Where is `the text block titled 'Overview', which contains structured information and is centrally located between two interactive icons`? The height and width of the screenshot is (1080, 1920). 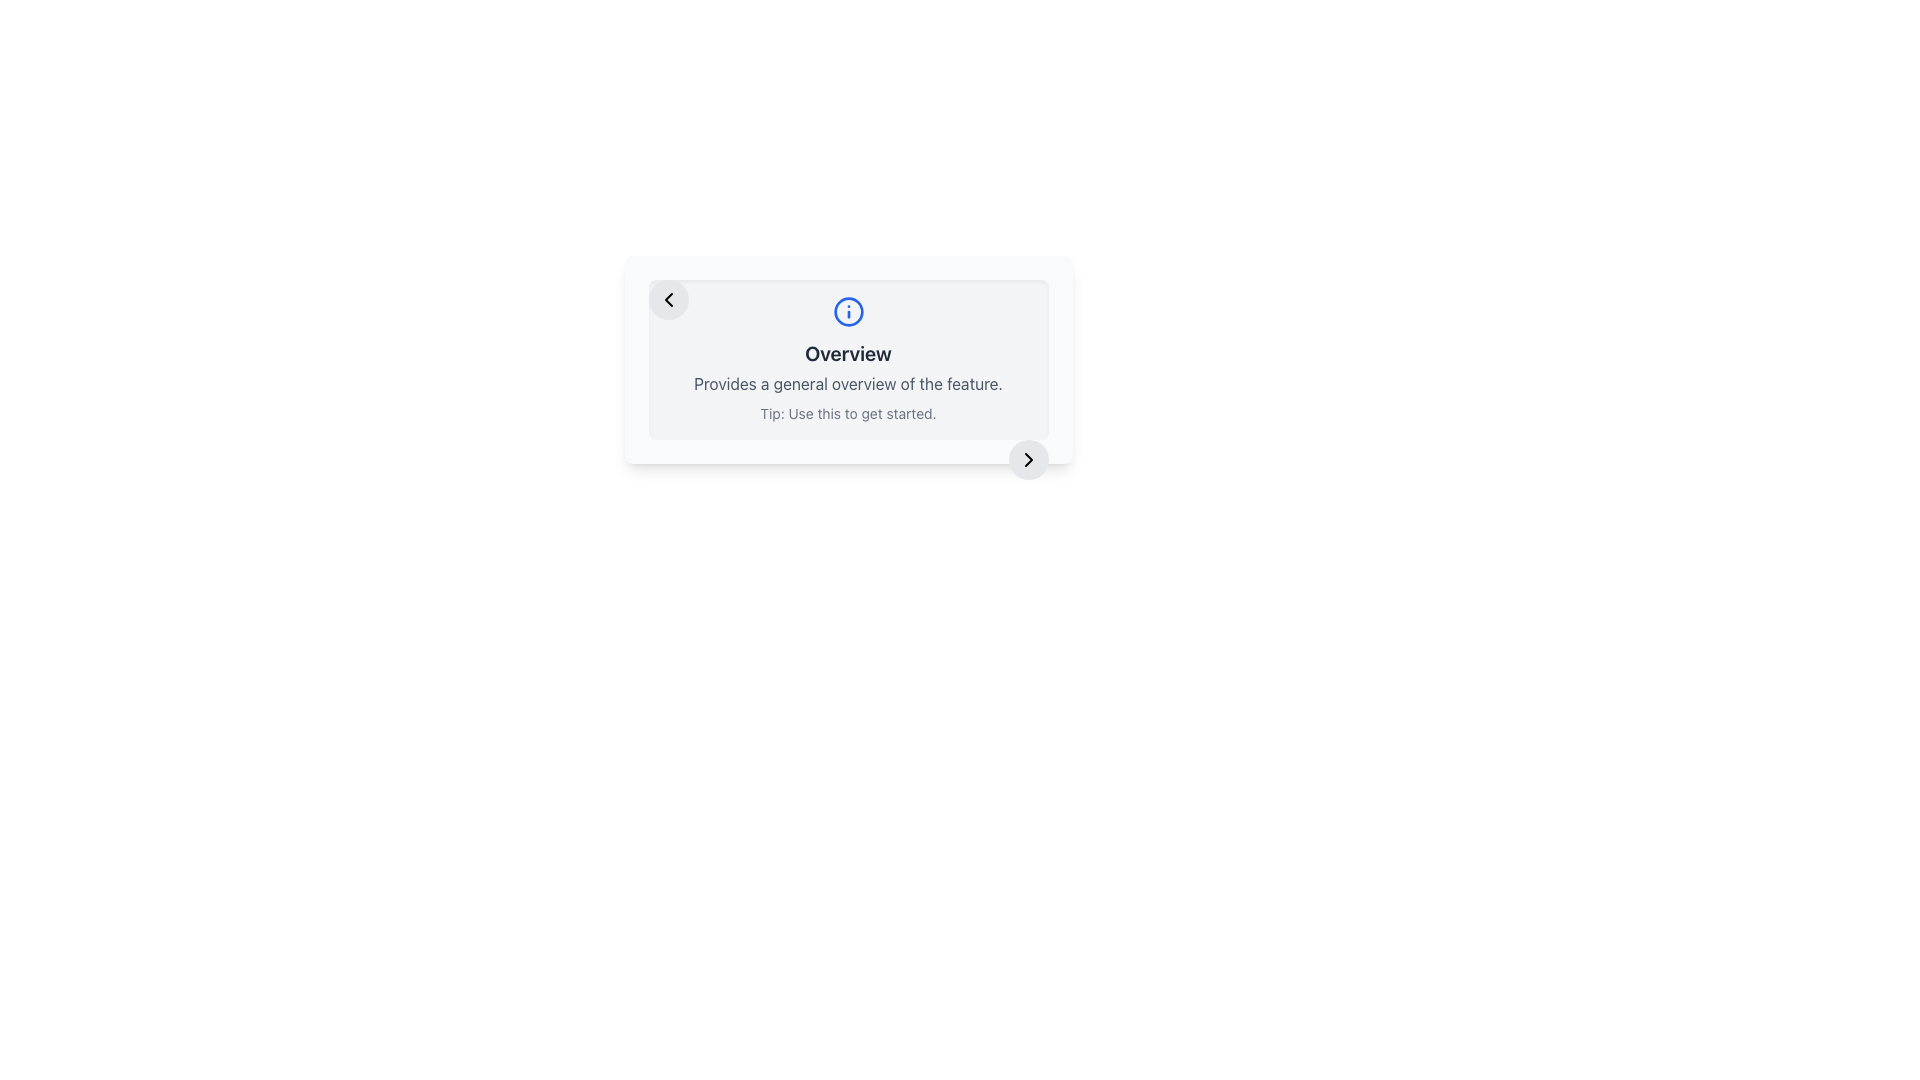 the text block titled 'Overview', which contains structured information and is centrally located between two interactive icons is located at coordinates (848, 358).